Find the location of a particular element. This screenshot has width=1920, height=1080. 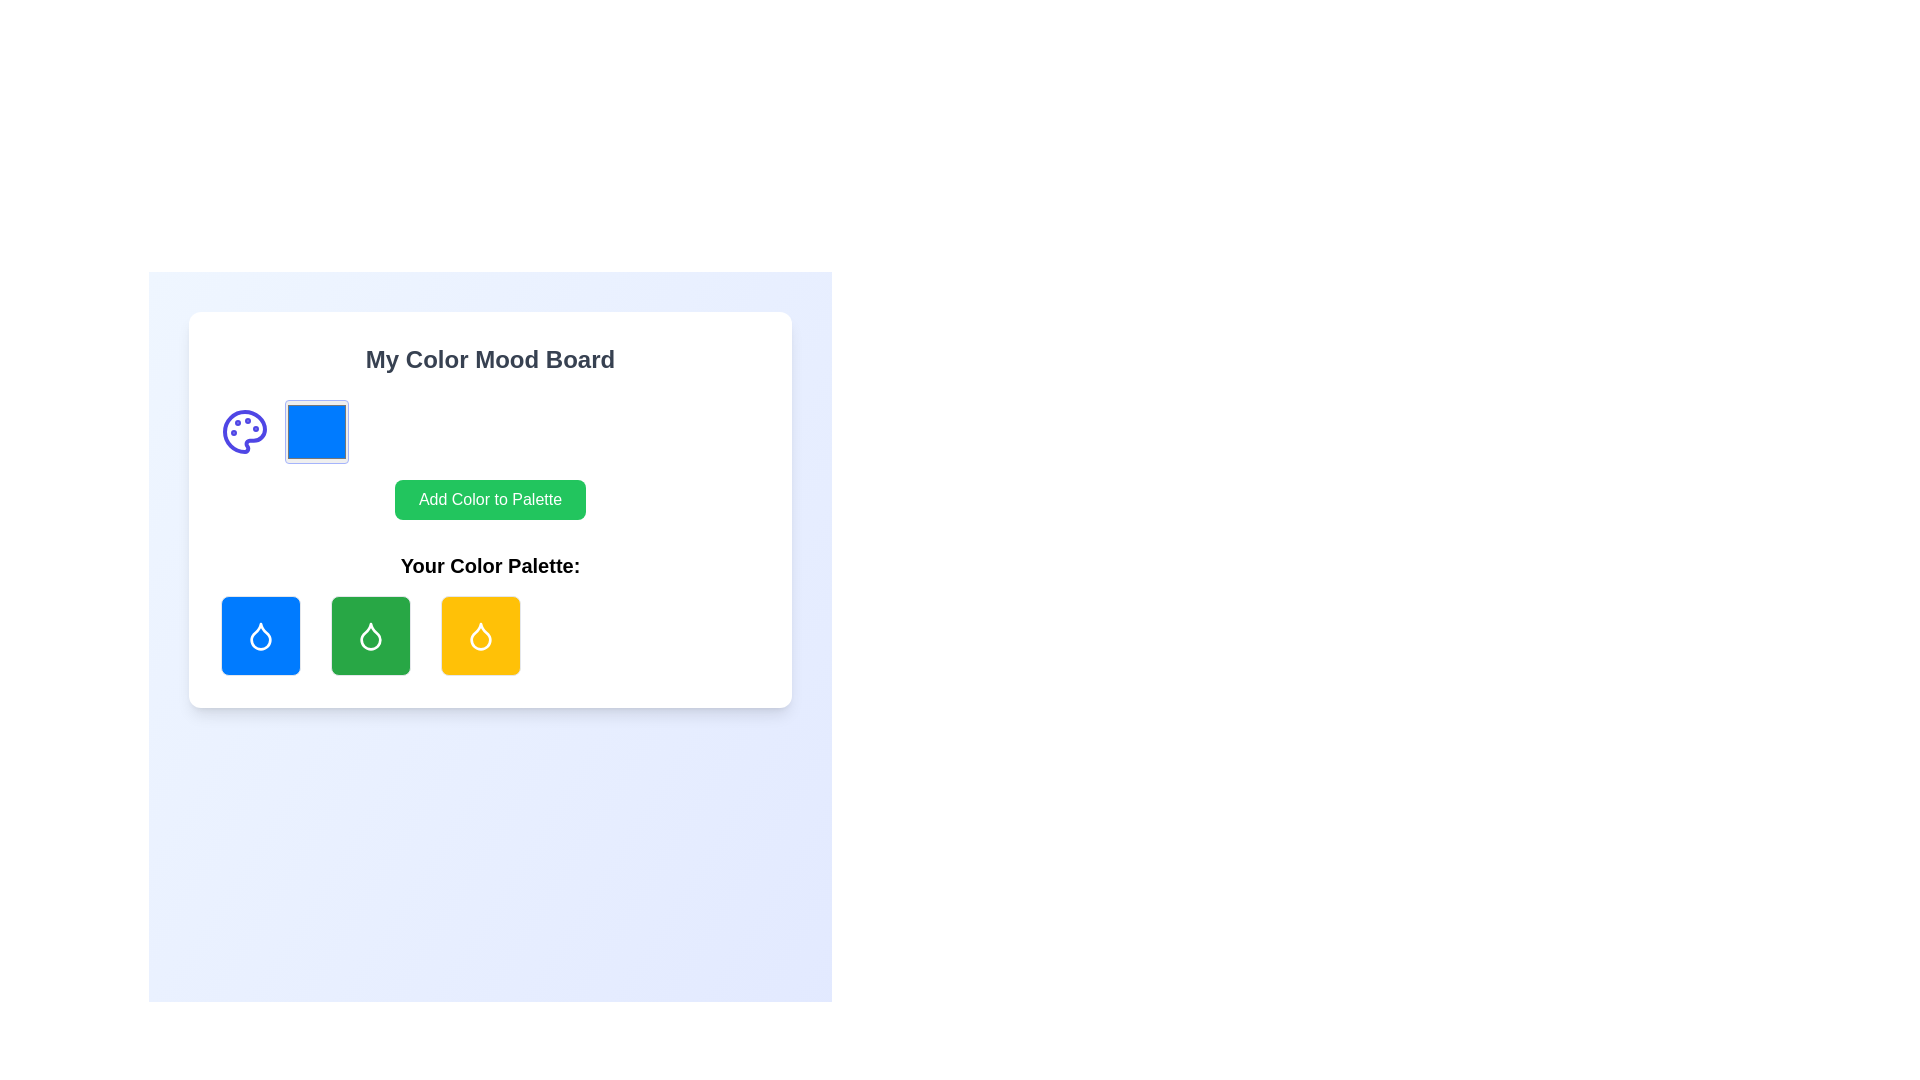

the fourth button in the 'Your Color Palette' section is located at coordinates (481, 636).